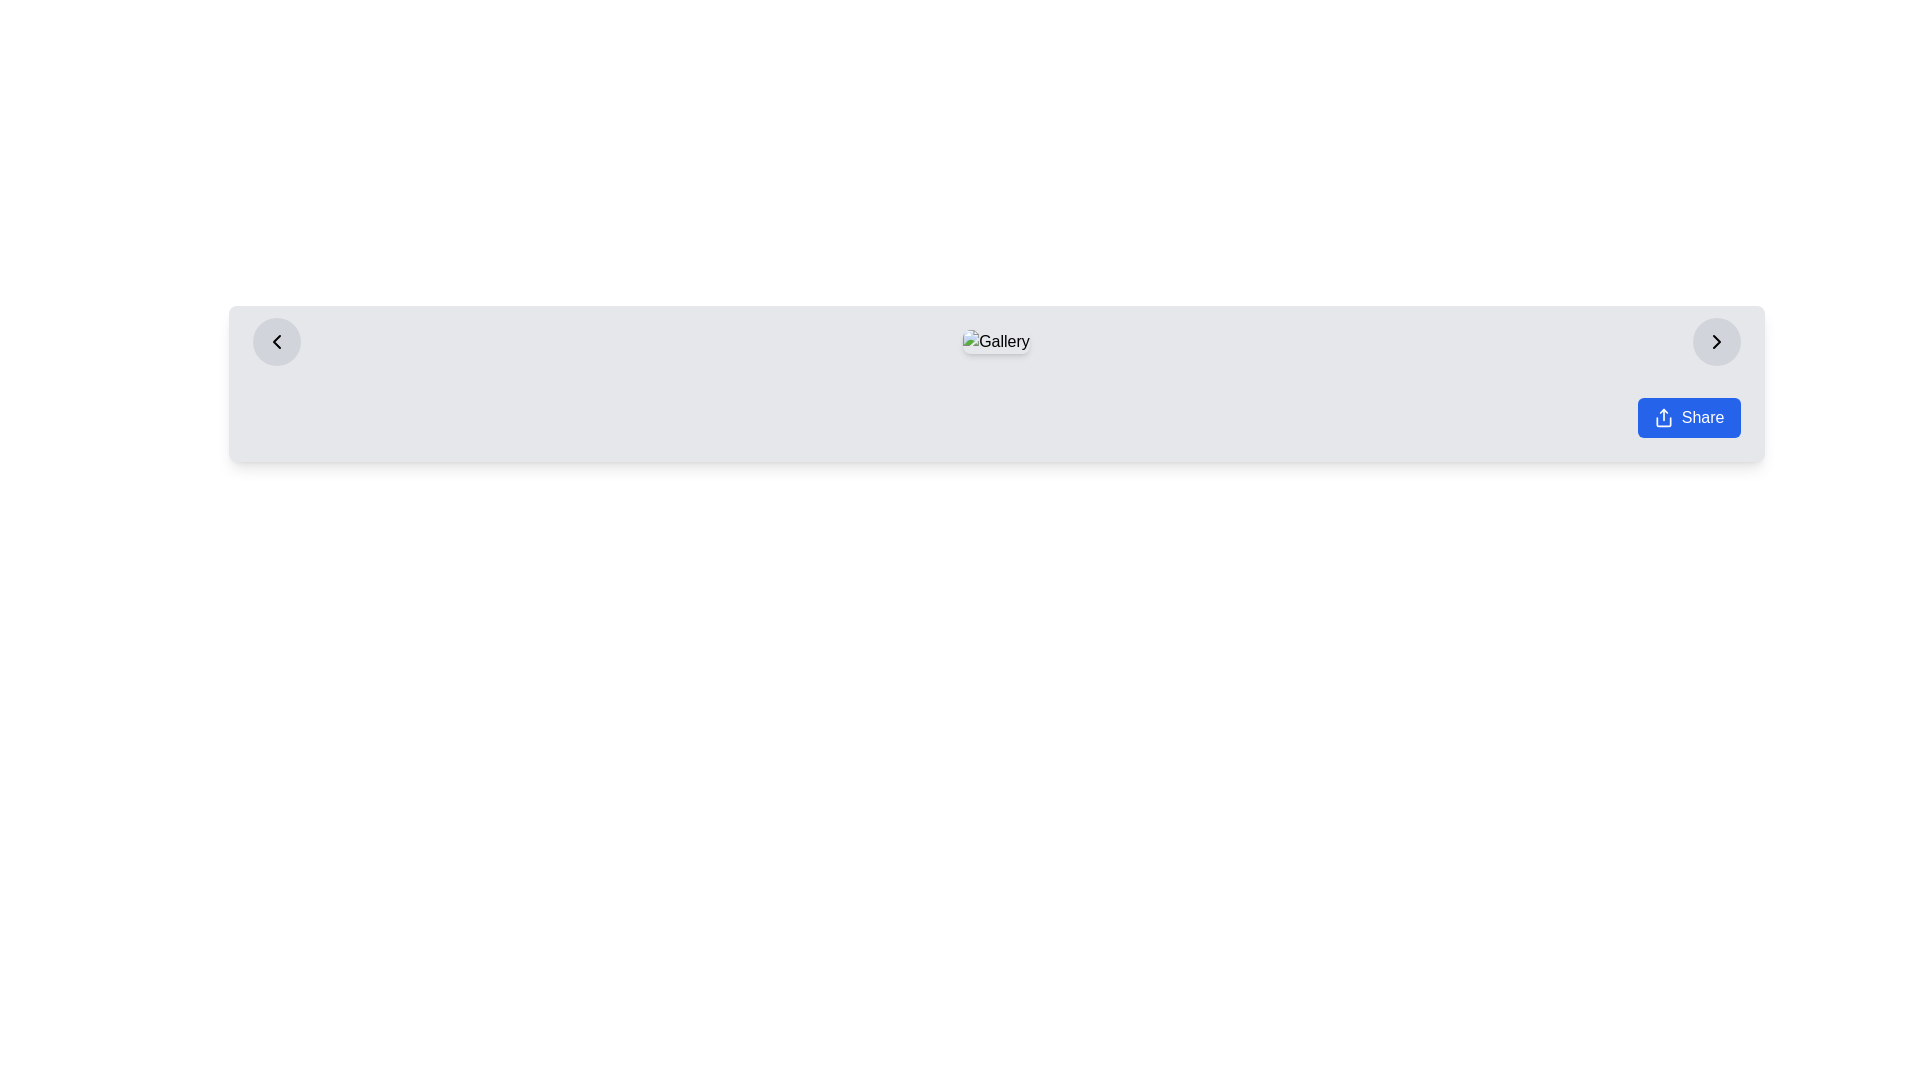 Image resolution: width=1920 pixels, height=1080 pixels. Describe the element at coordinates (996, 341) in the screenshot. I see `the 'Gallery' thumbnail image with rounded corners and shadow effect, which is centrally aligned within the horizontal bar` at that location.